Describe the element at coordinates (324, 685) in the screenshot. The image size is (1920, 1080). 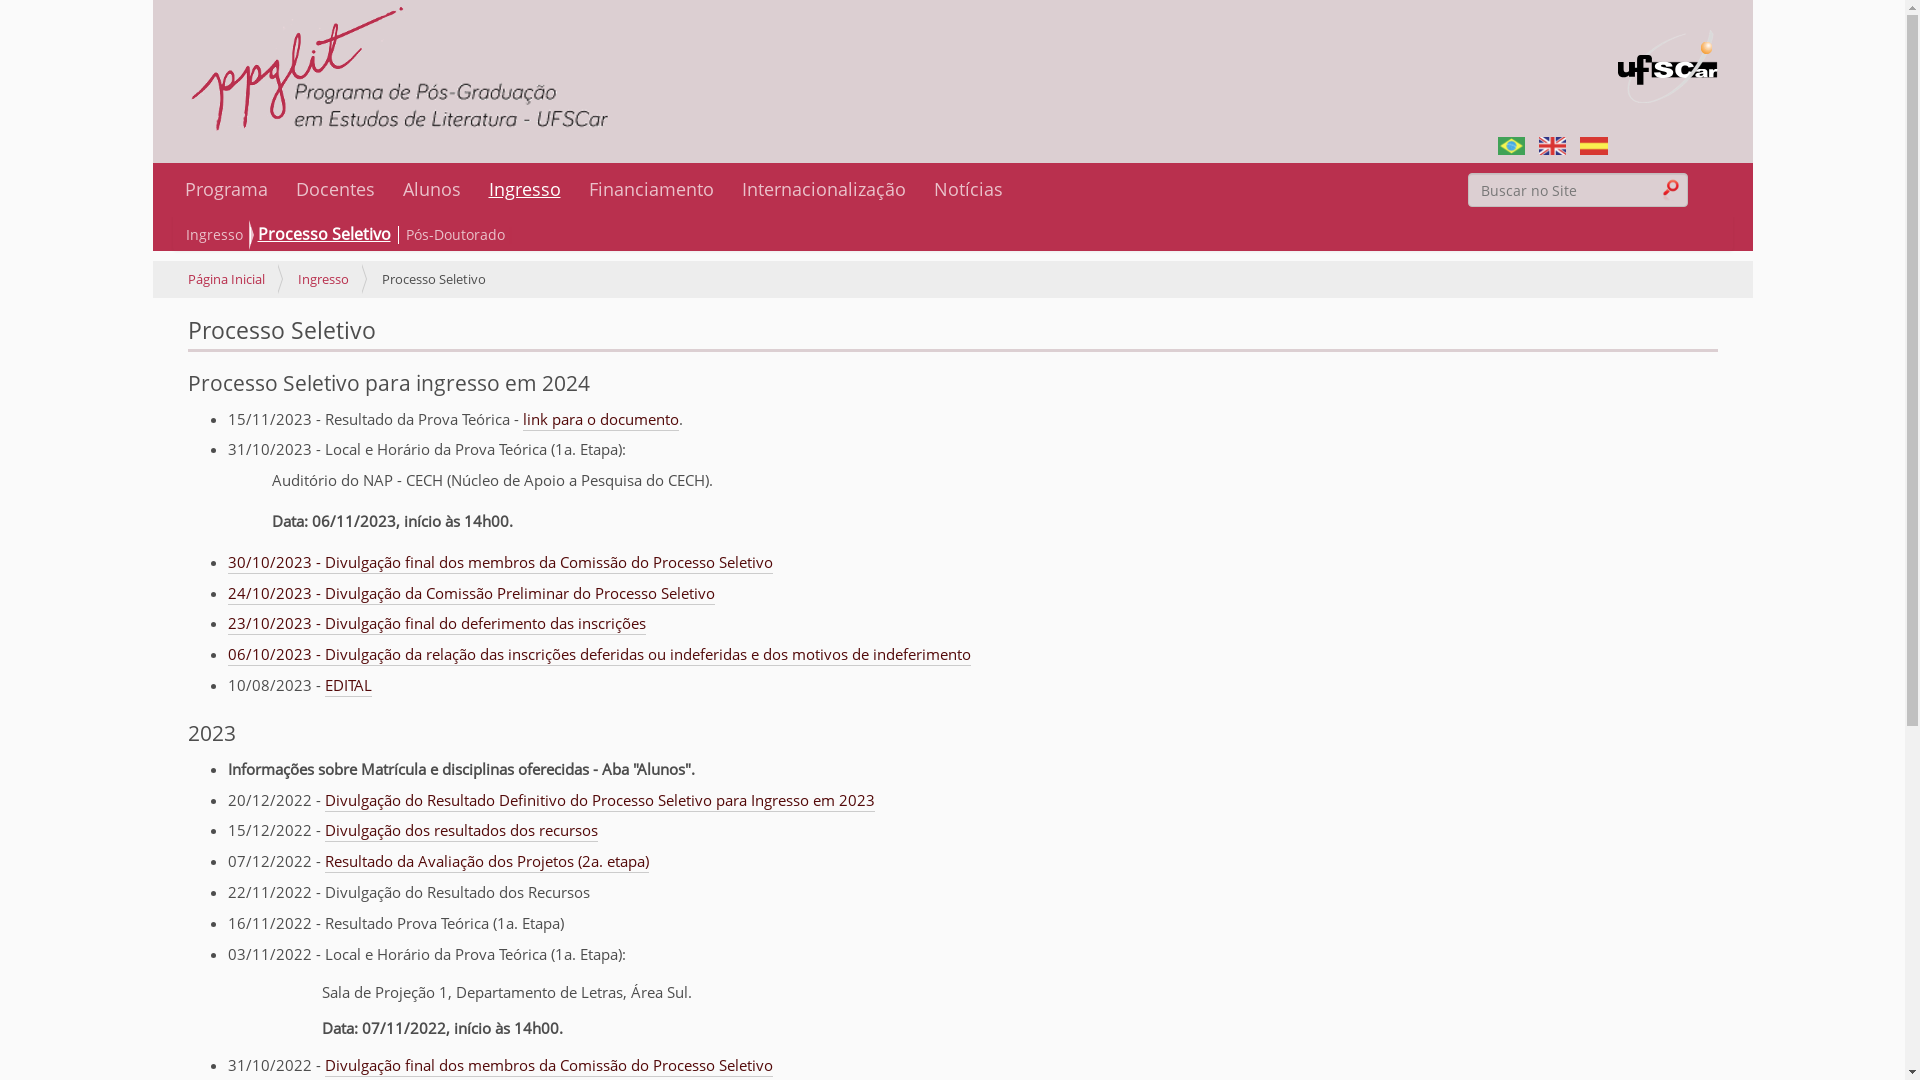
I see `'EDITAL'` at that location.